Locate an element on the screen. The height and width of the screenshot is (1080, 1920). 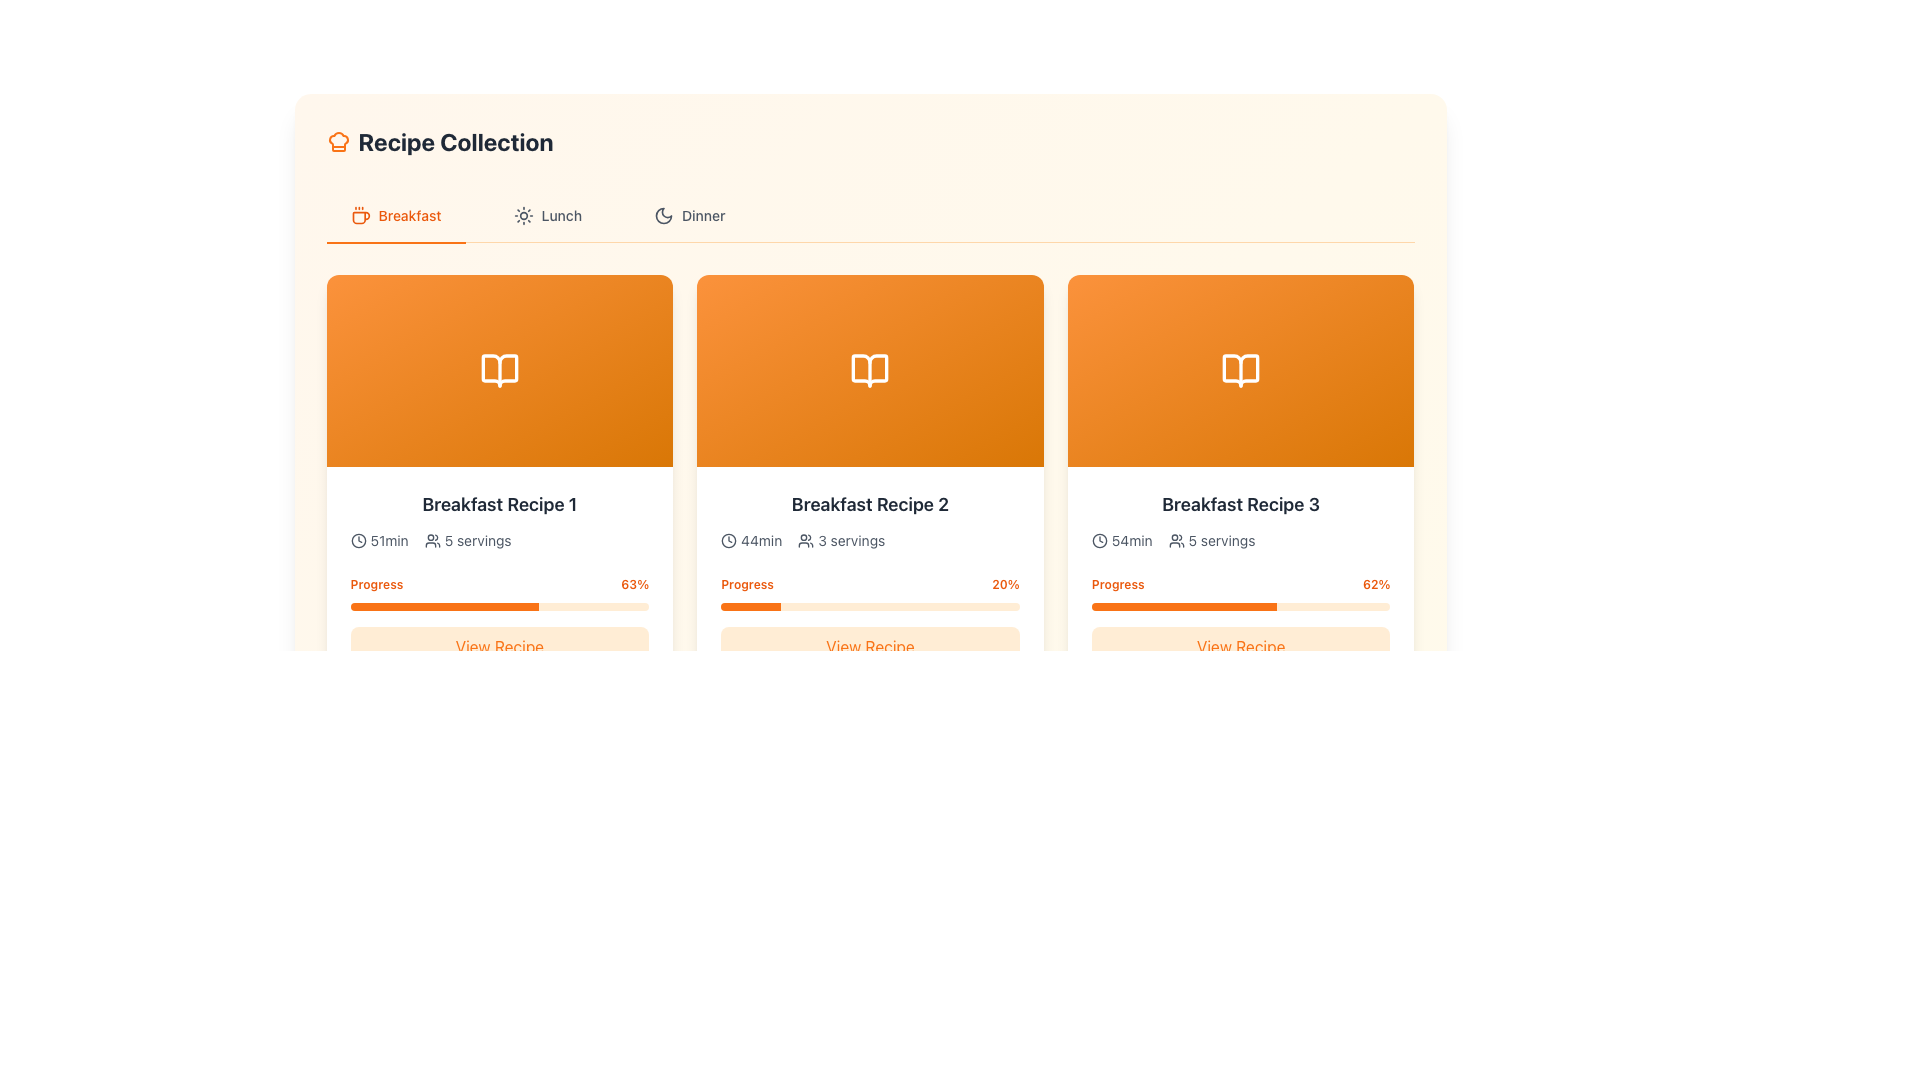
the clock icon with a circular outline and minimalistic clock hands located to the left of the text '51min' is located at coordinates (358, 540).